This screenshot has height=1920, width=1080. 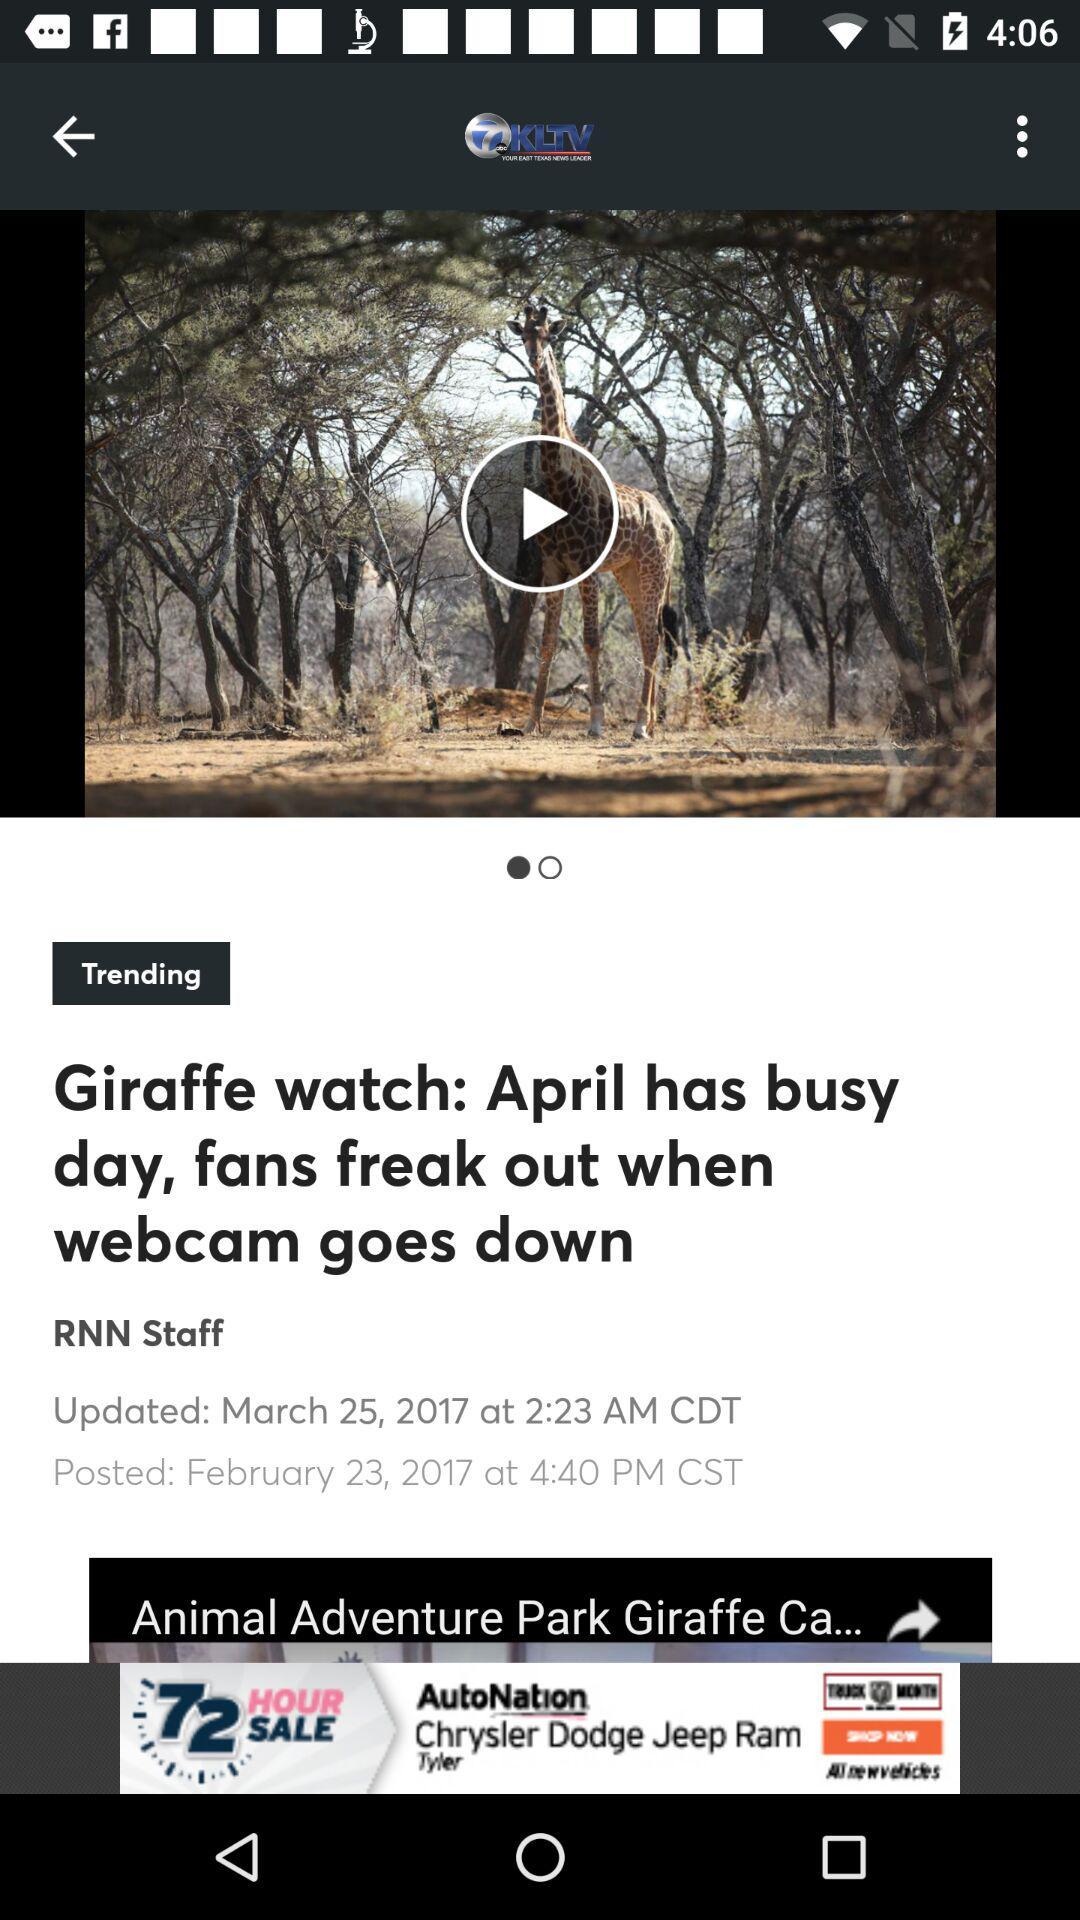 I want to click on open share options, so click(x=540, y=1610).